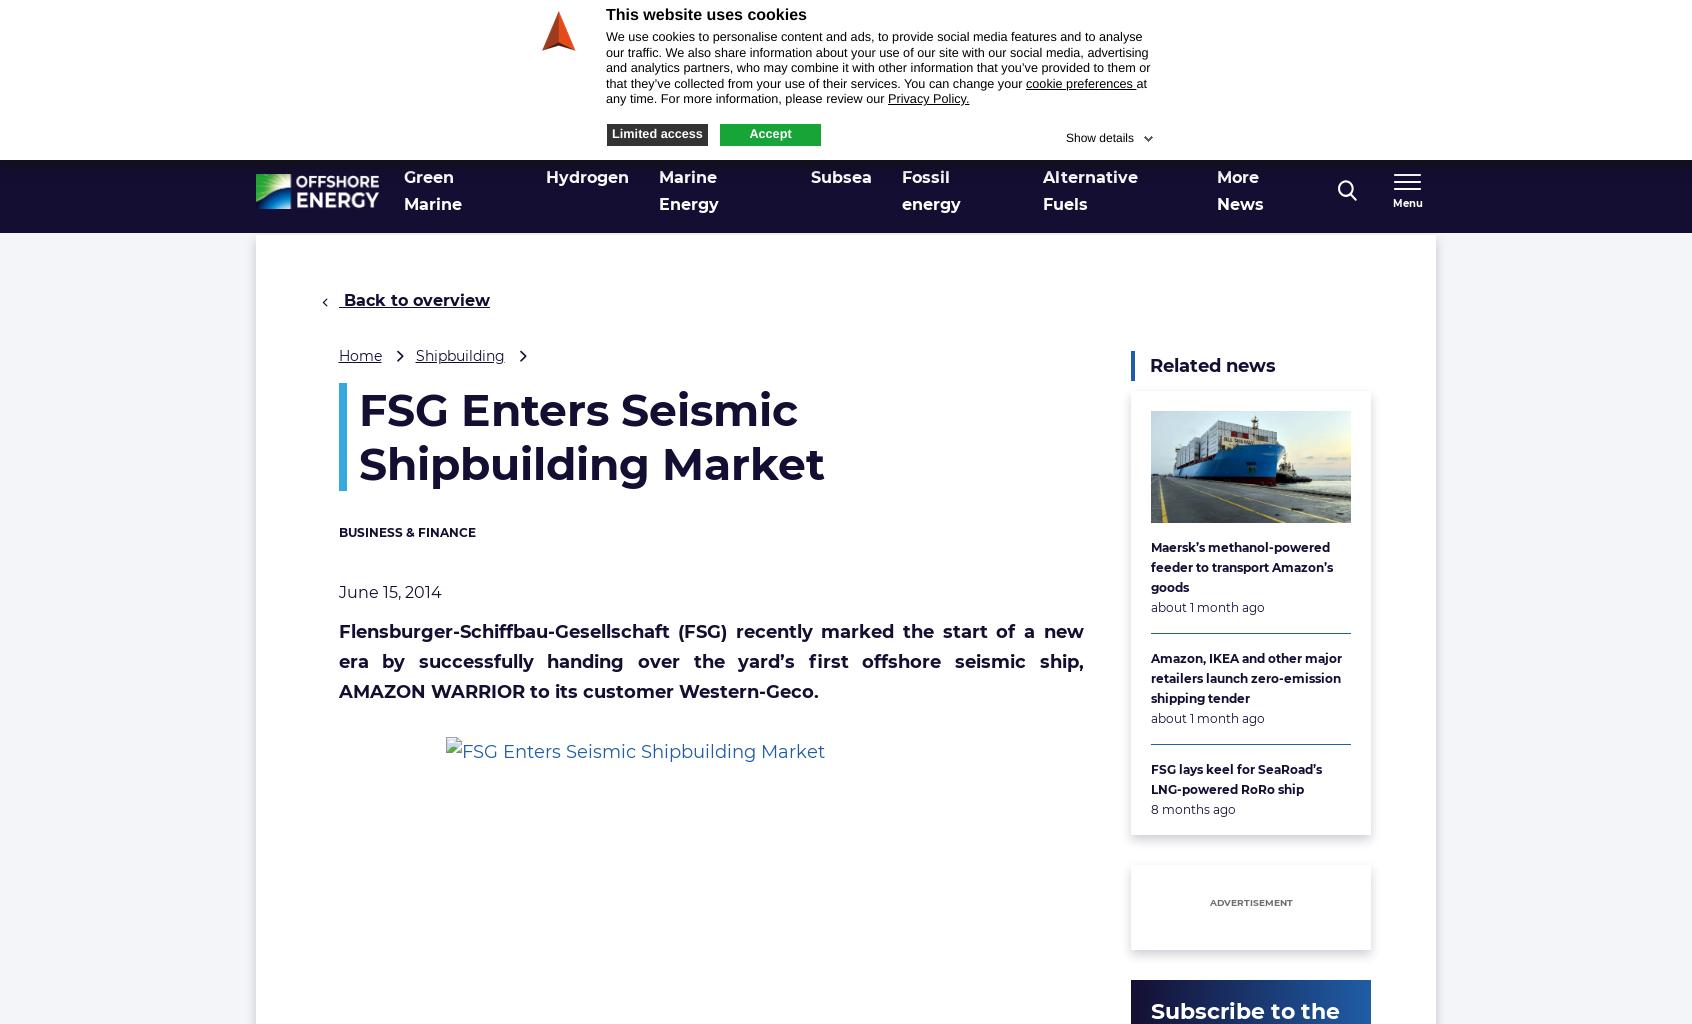 This screenshot has height=1024, width=1692. What do you see at coordinates (1246, 676) in the screenshot?
I see `'Amazon, IKEA and other major retailers launch zero-emission shipping tender'` at bounding box center [1246, 676].